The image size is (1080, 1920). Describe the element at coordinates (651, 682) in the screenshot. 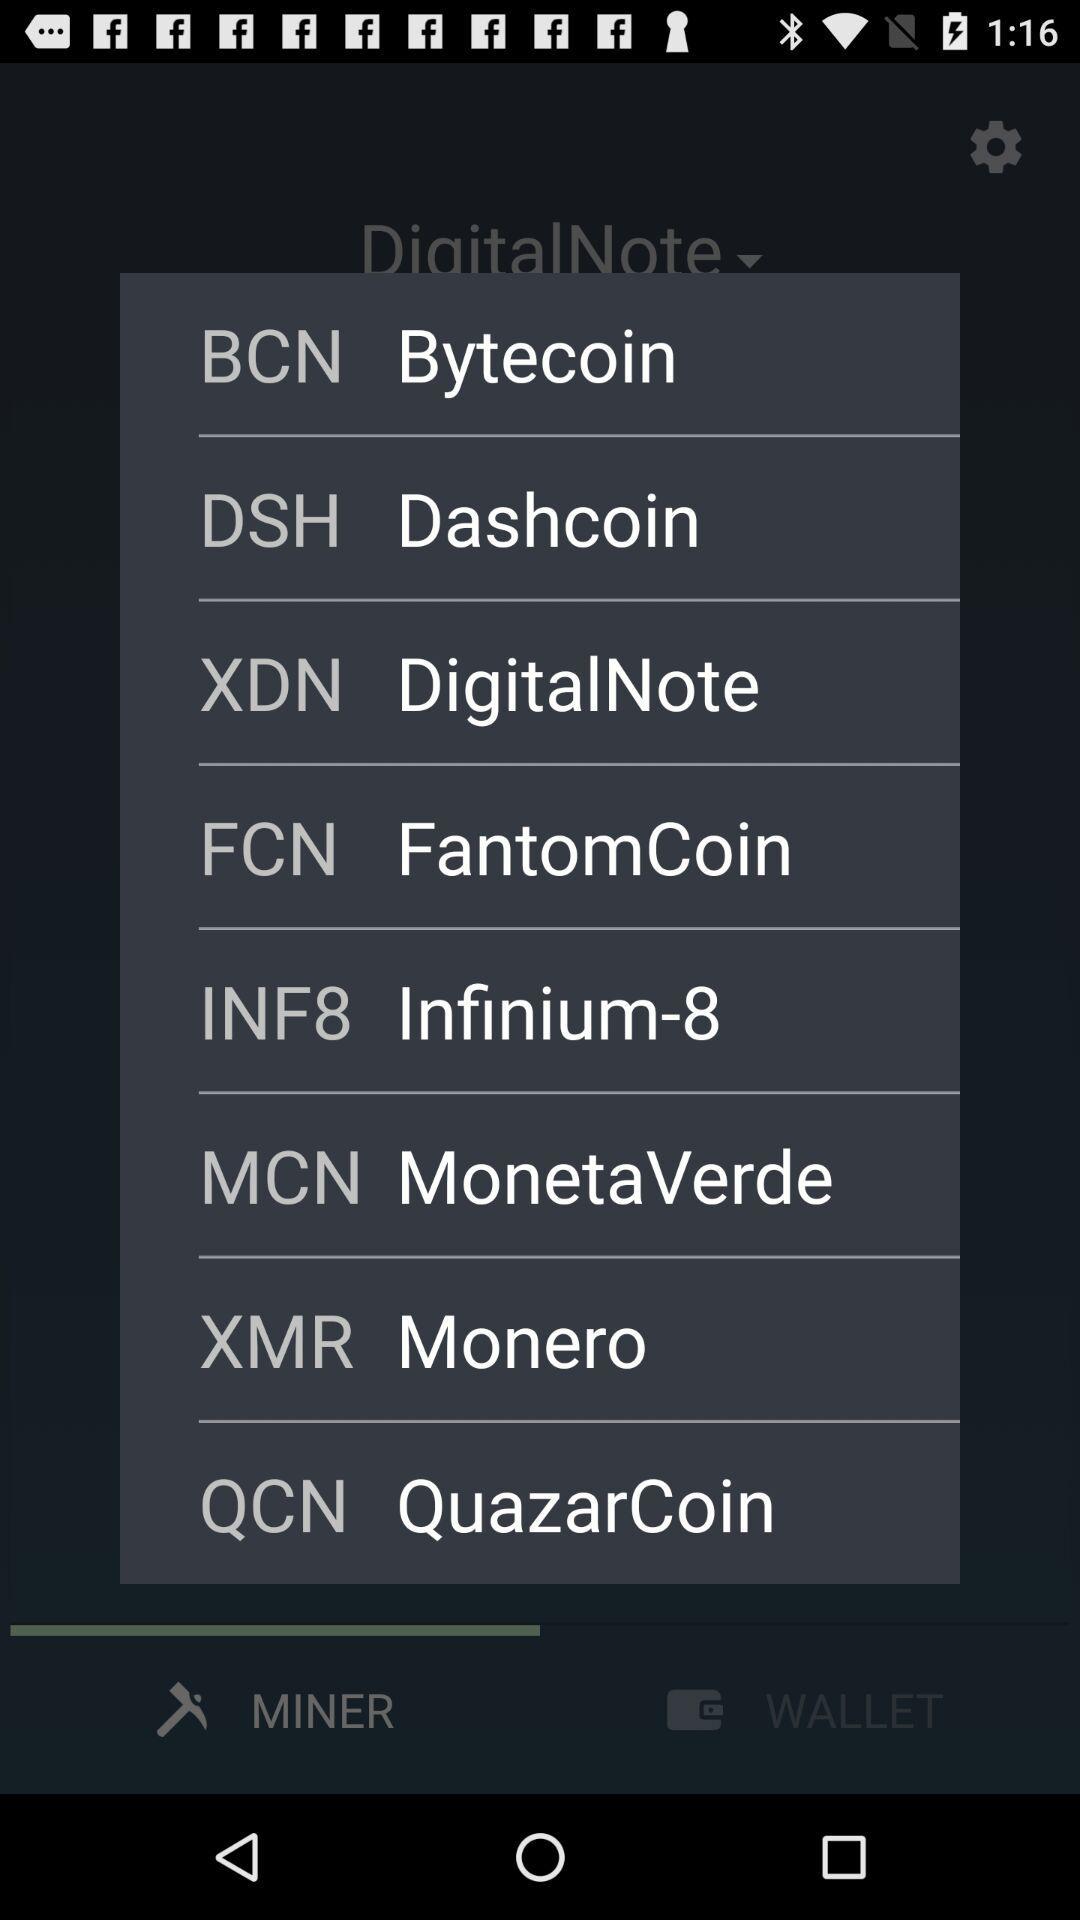

I see `item next to xdn icon` at that location.